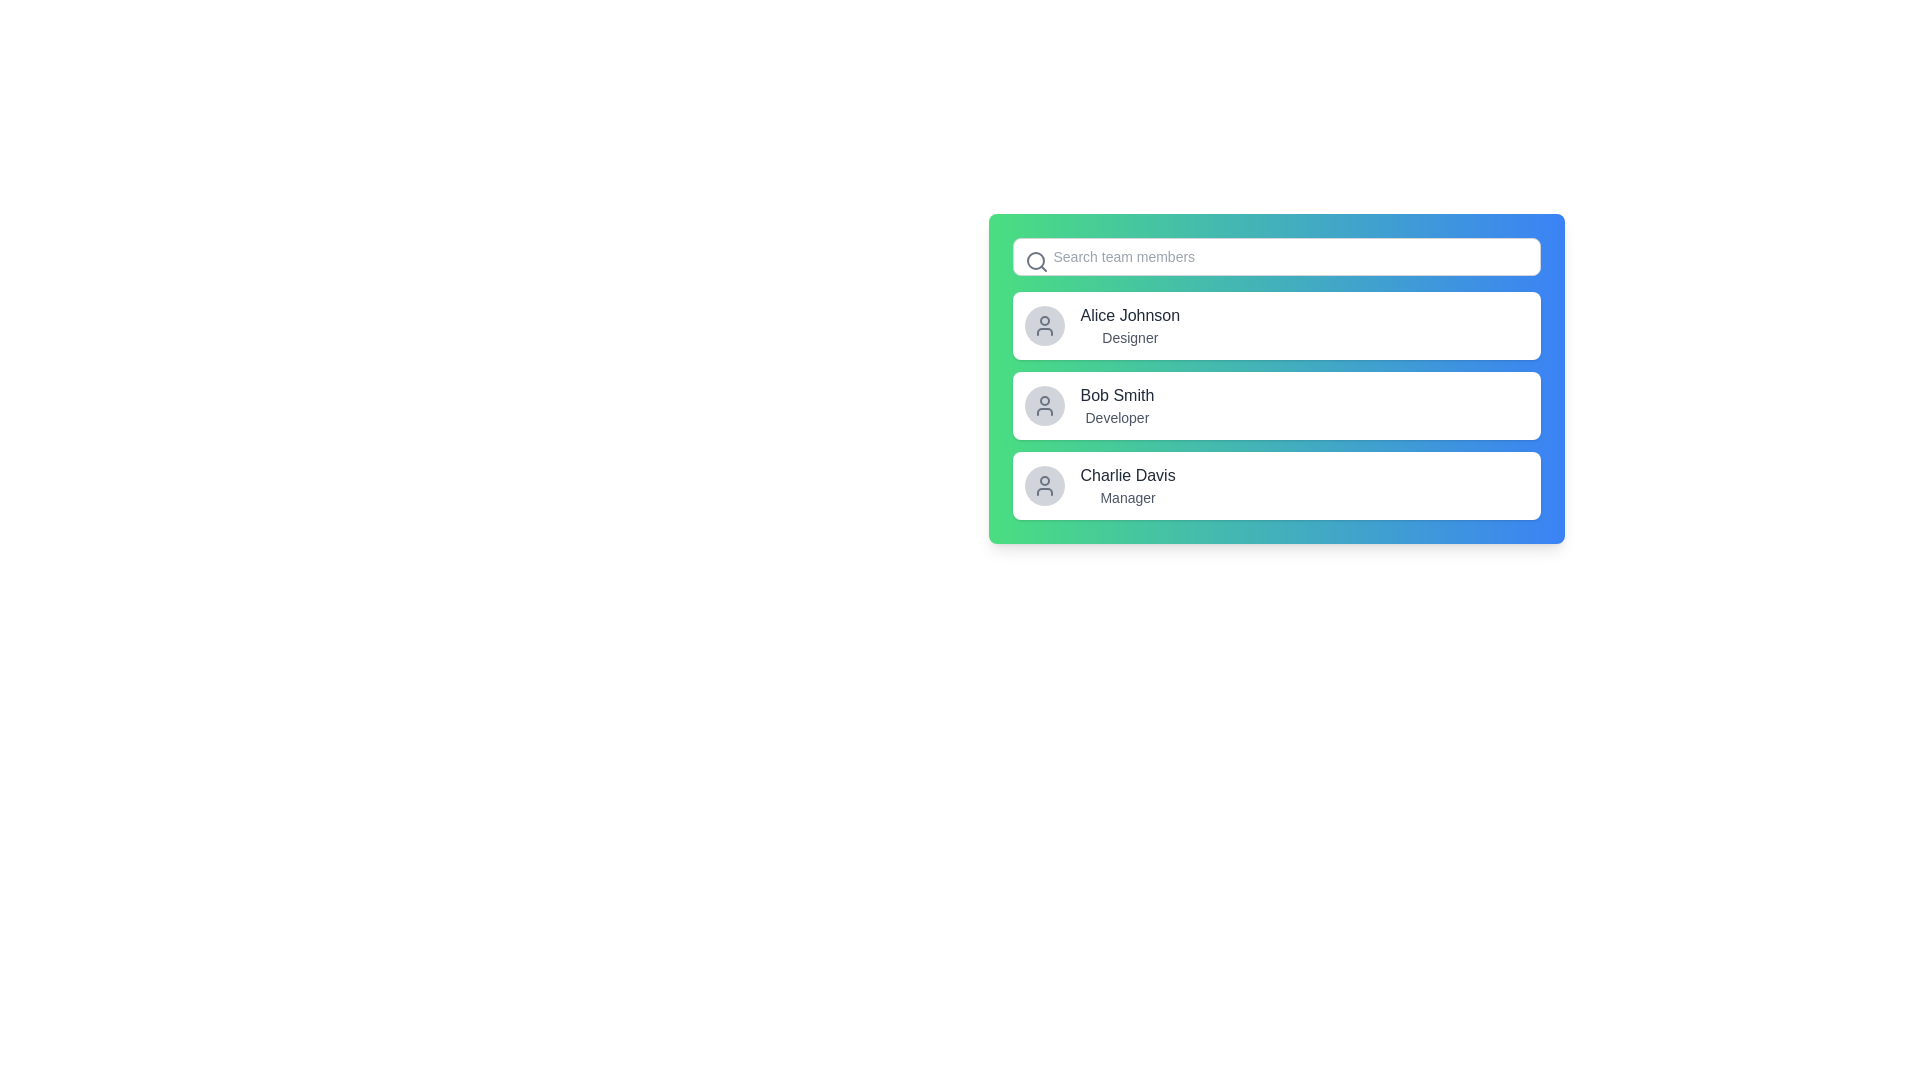 The width and height of the screenshot is (1920, 1080). What do you see at coordinates (1043, 325) in the screenshot?
I see `the user profile icon for the first team member, which is located to the left of the text label 'Alice Johnson - Designer'` at bounding box center [1043, 325].